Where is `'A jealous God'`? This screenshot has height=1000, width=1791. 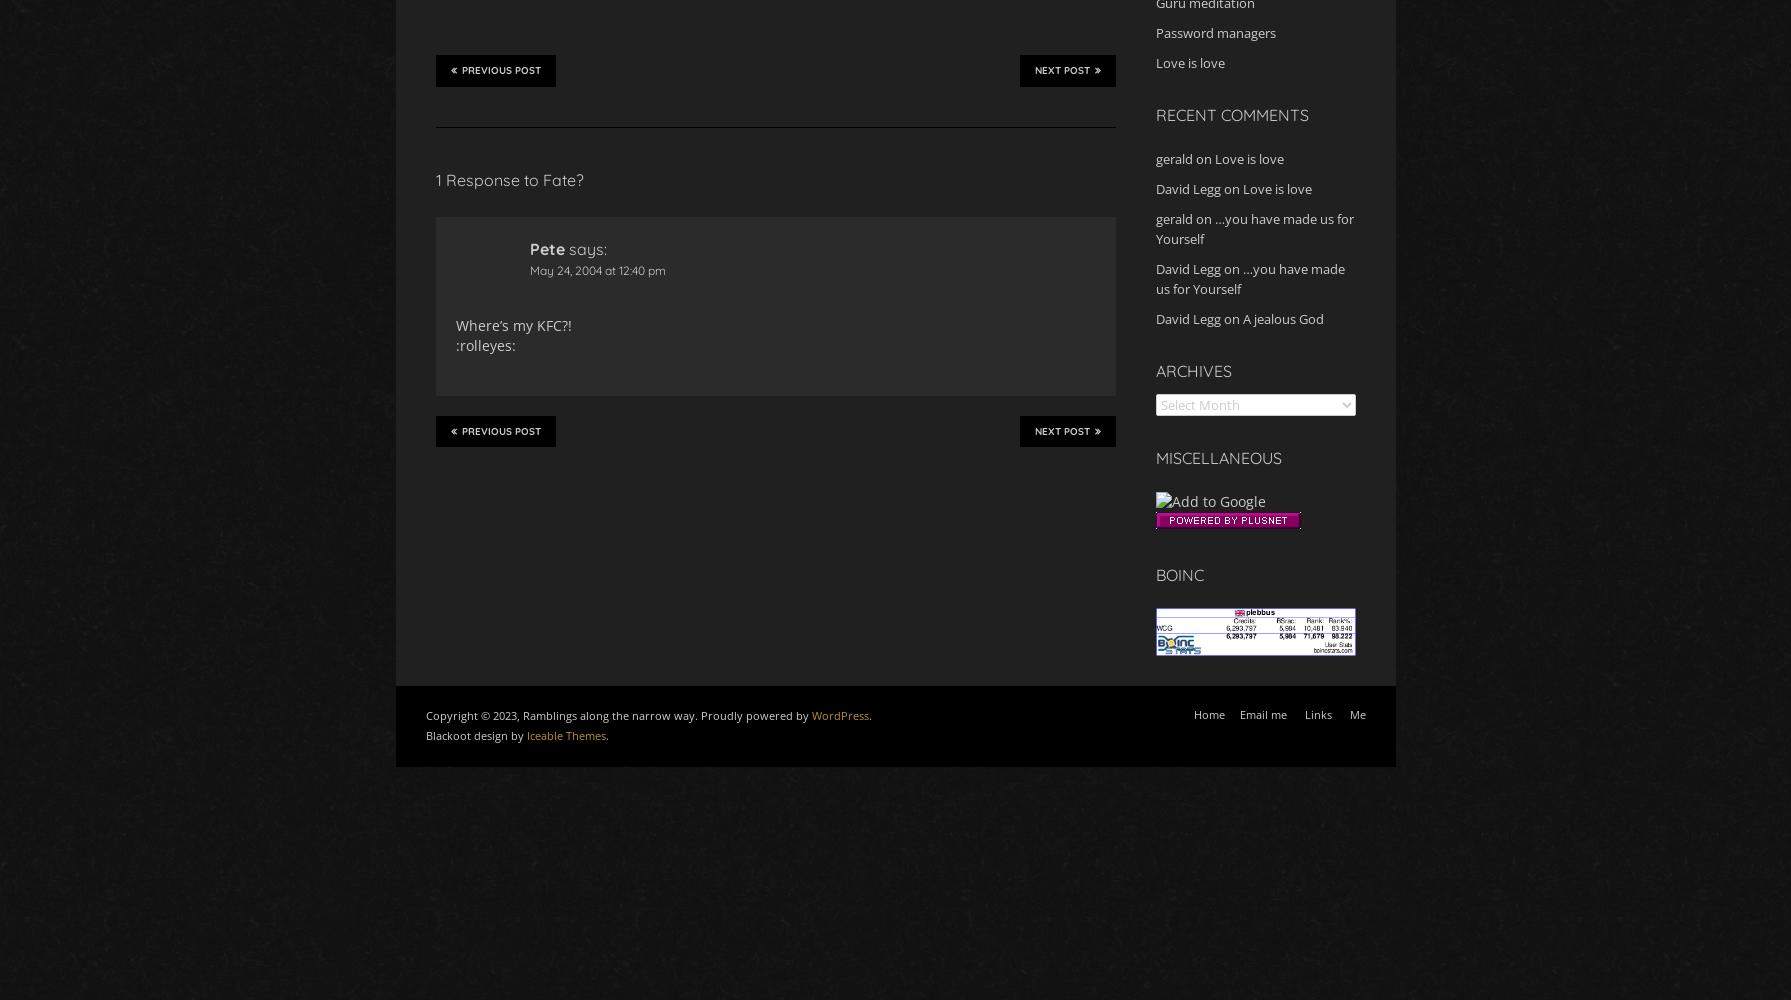
'A jealous God' is located at coordinates (1281, 317).